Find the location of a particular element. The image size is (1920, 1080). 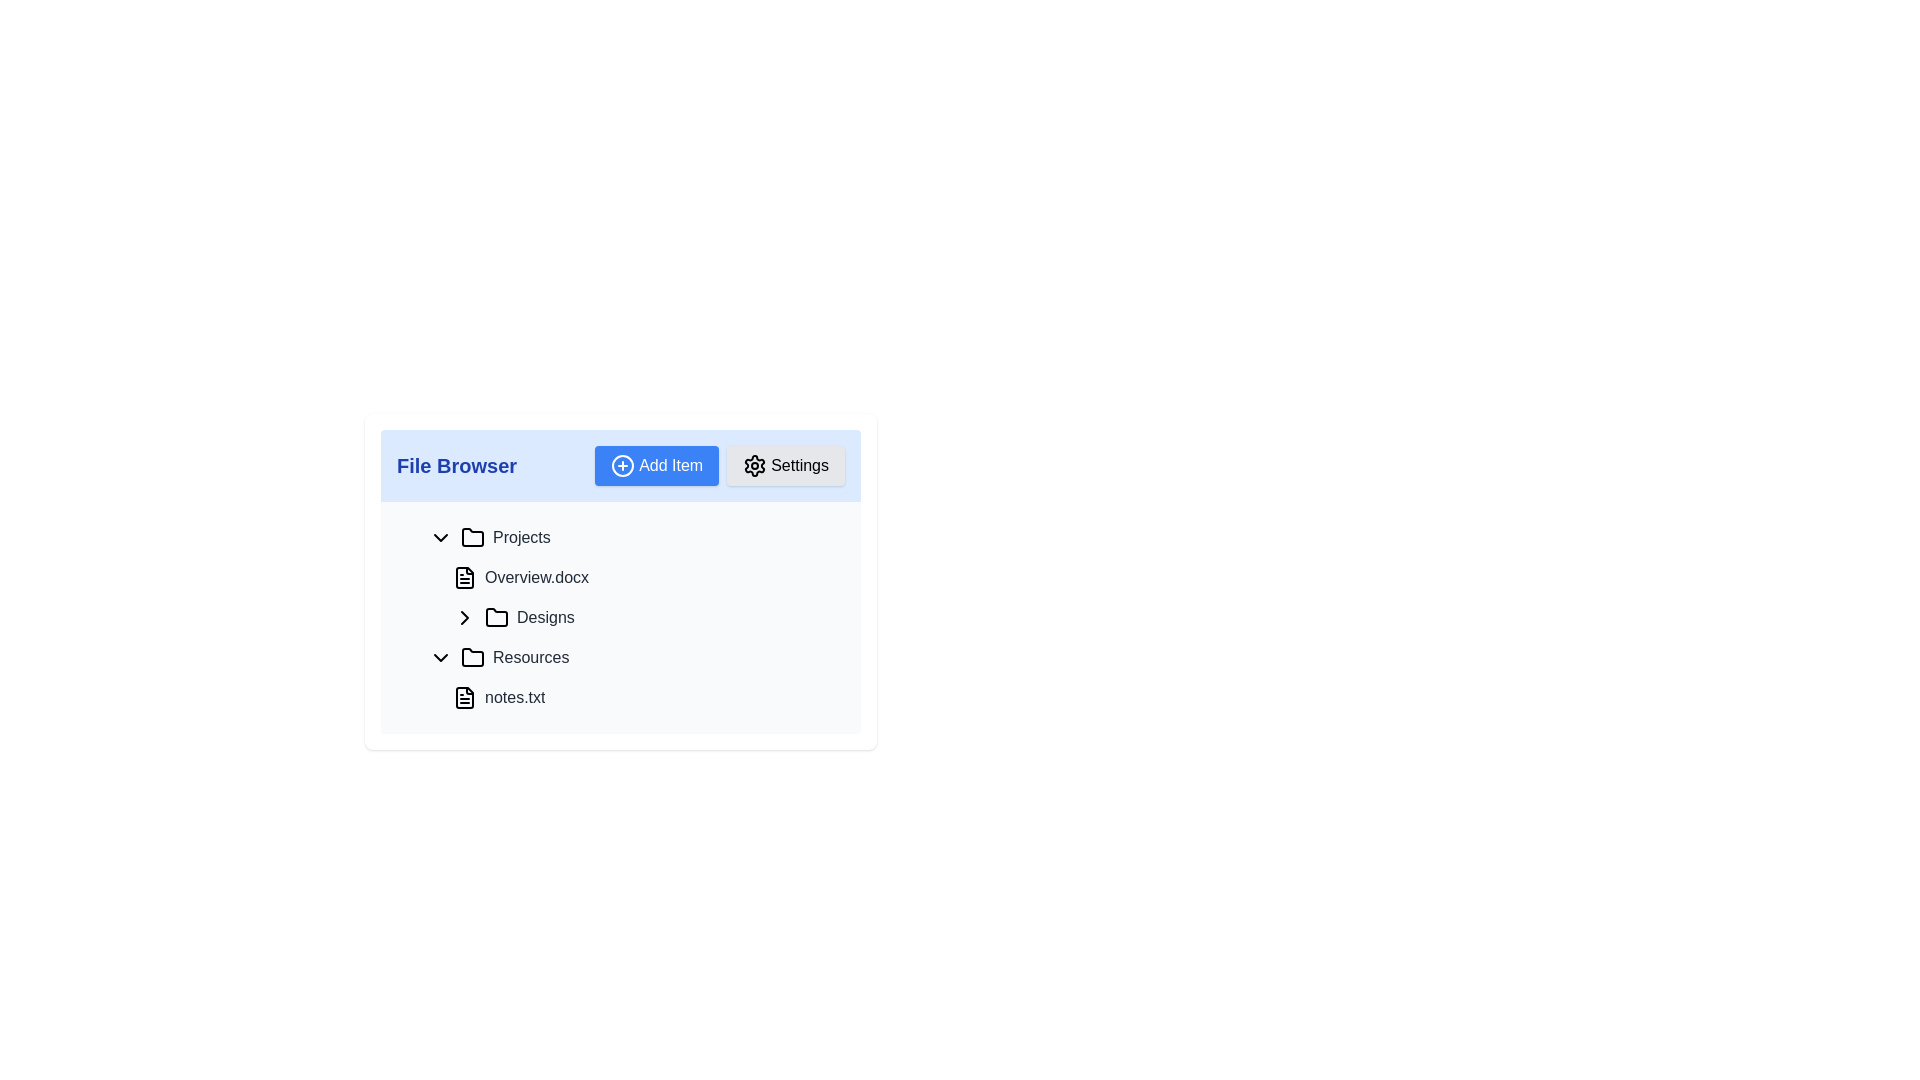

the 'Settings' button, which is a rounded rectangular button with a light gray background and a cogwheel icon, located to the right of the 'Add Item' button is located at coordinates (785, 466).